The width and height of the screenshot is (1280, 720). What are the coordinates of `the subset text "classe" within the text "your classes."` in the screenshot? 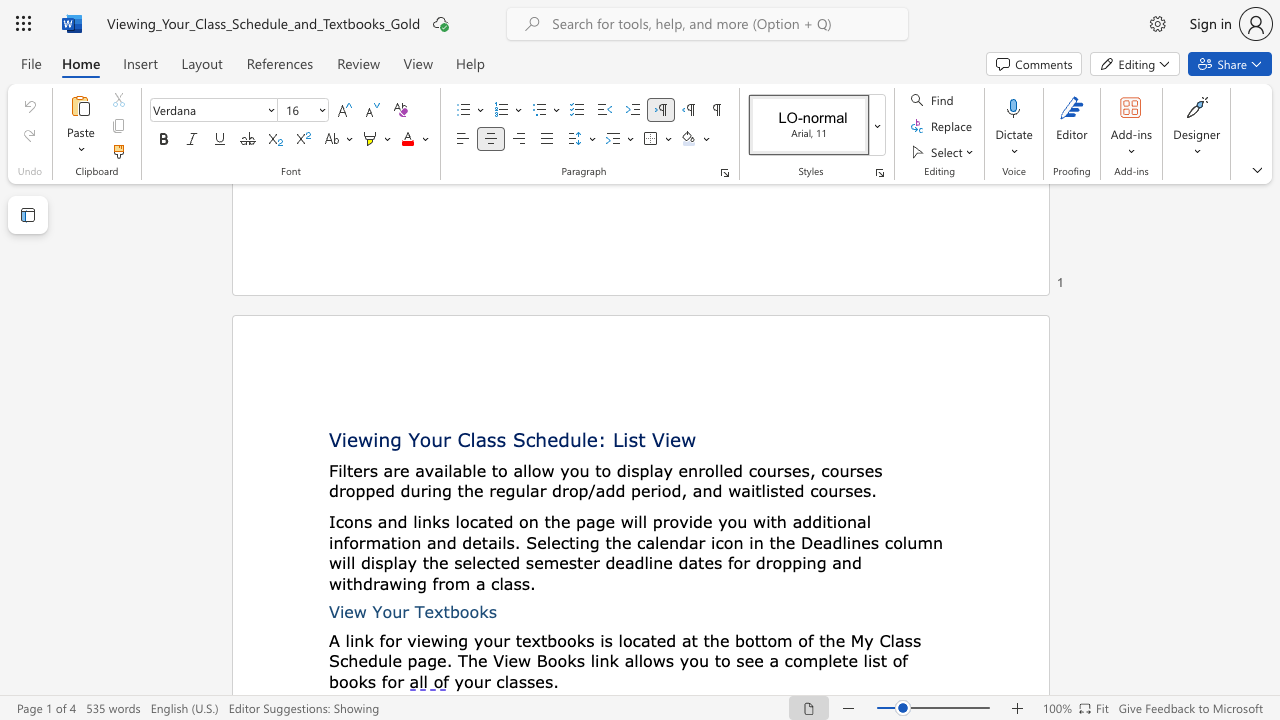 It's located at (496, 680).